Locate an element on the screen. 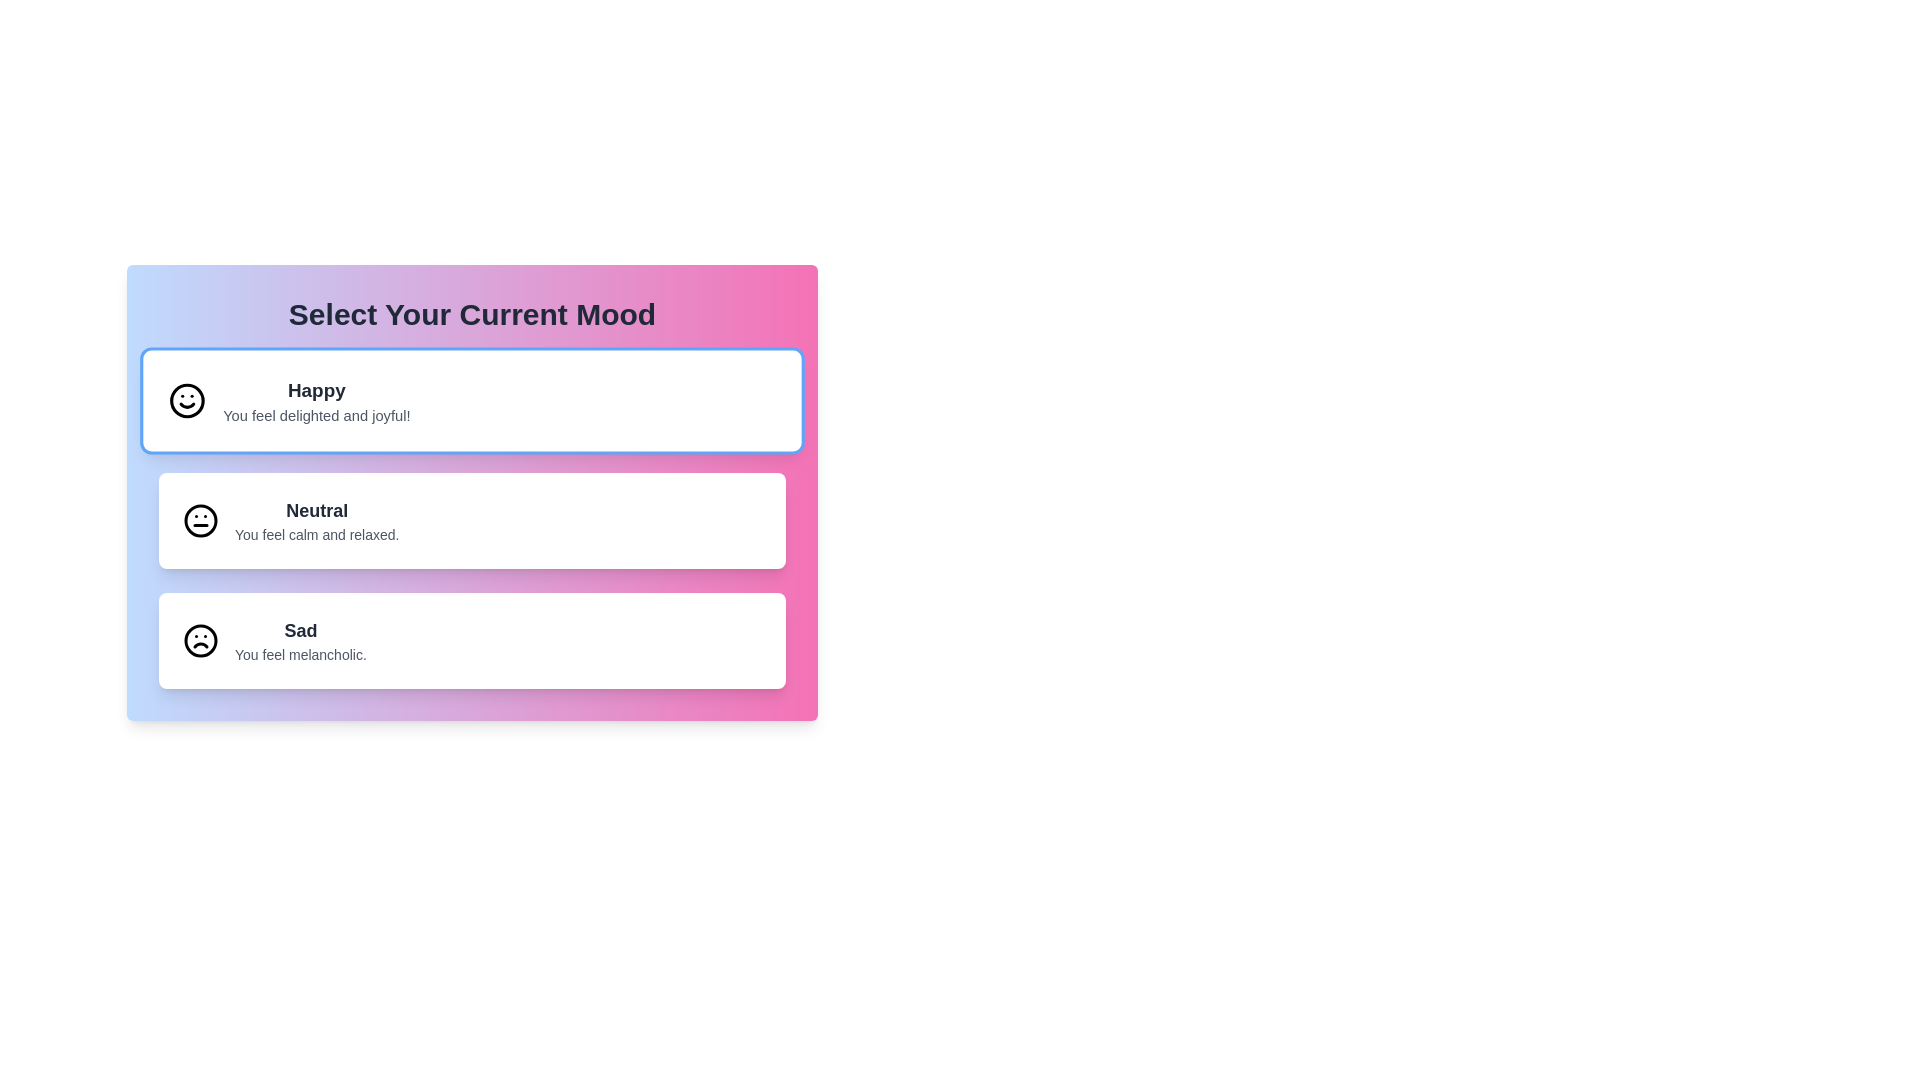 This screenshot has height=1080, width=1920. the 'Happy' text label, which is prominently displayed in bold black font at the top of the mood section, just above the accompanying text about feeling delighted is located at coordinates (315, 390).